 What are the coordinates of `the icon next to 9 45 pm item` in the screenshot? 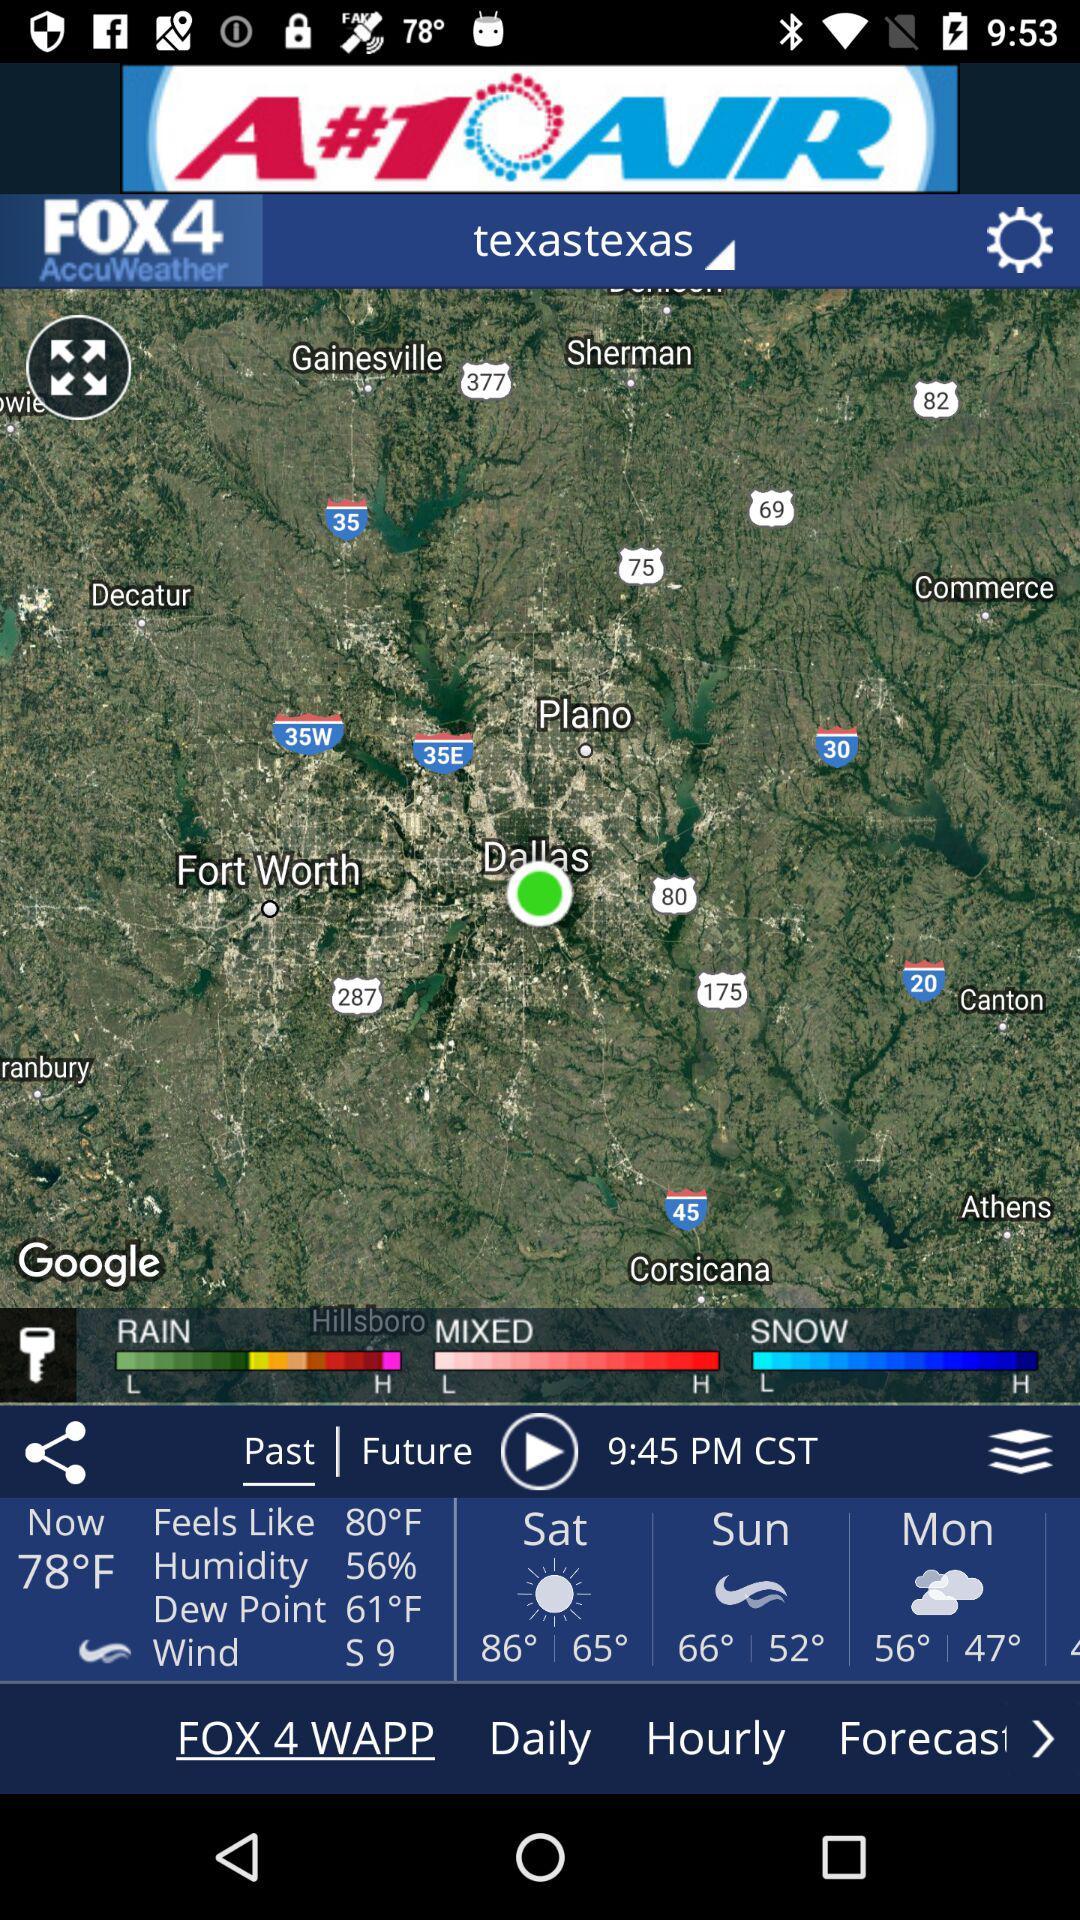 It's located at (1020, 1451).